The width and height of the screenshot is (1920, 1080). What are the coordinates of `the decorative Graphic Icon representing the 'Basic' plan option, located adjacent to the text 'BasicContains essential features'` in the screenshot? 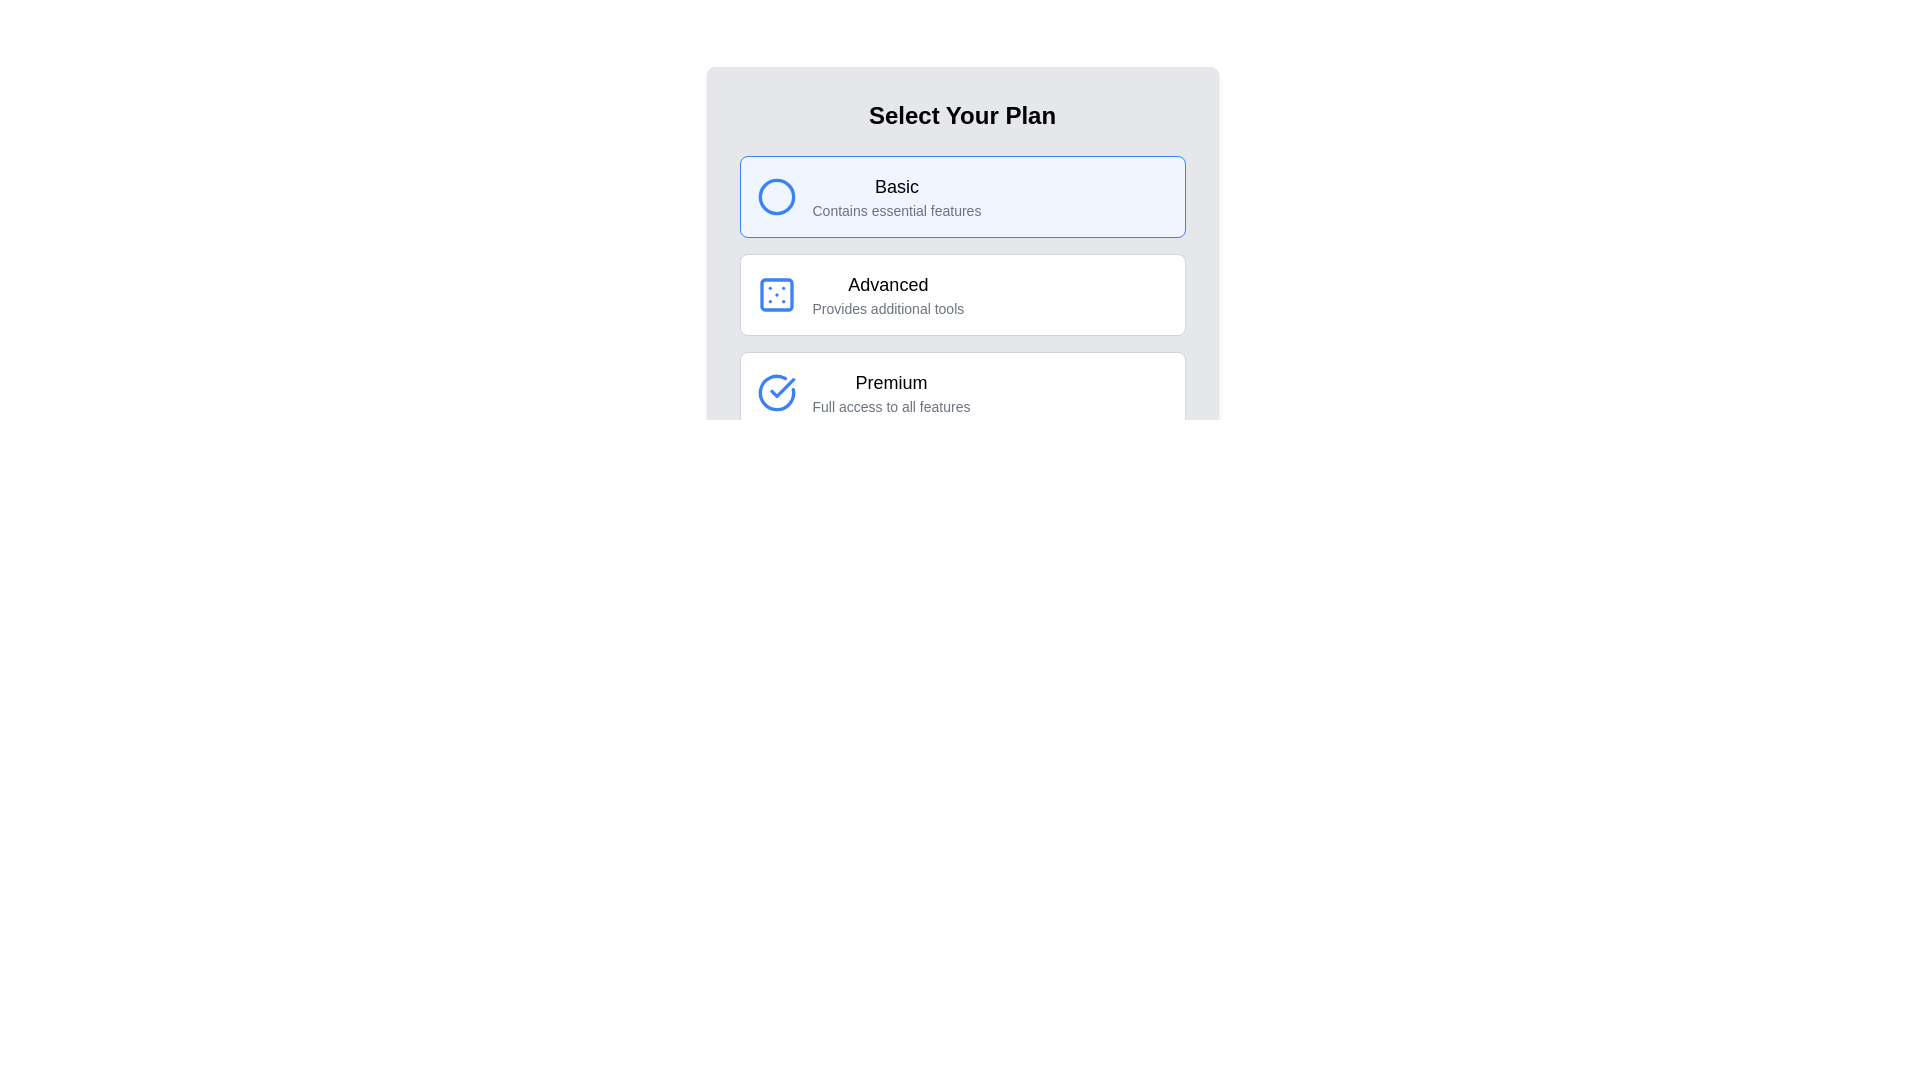 It's located at (775, 196).